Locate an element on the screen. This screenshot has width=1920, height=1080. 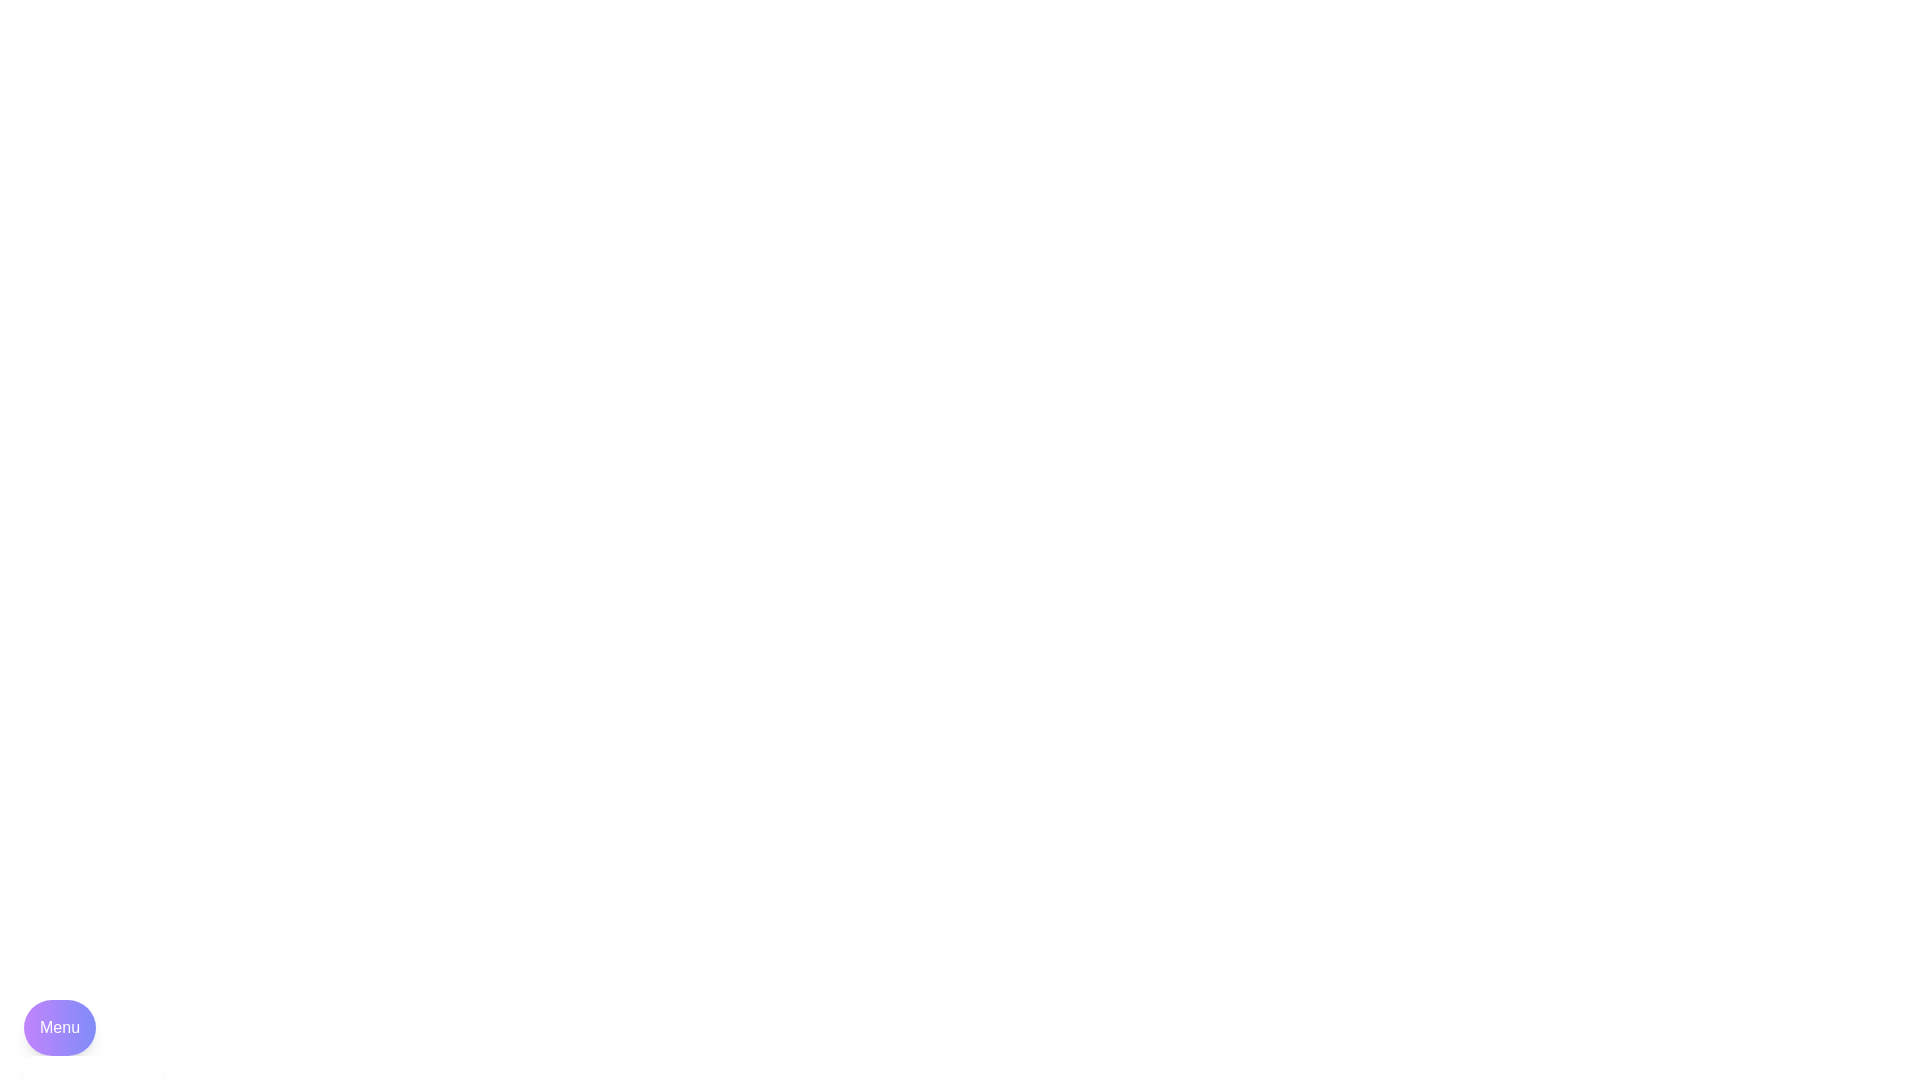
the 'Menu' button to toggle the menu visibility is located at coordinates (59, 1028).